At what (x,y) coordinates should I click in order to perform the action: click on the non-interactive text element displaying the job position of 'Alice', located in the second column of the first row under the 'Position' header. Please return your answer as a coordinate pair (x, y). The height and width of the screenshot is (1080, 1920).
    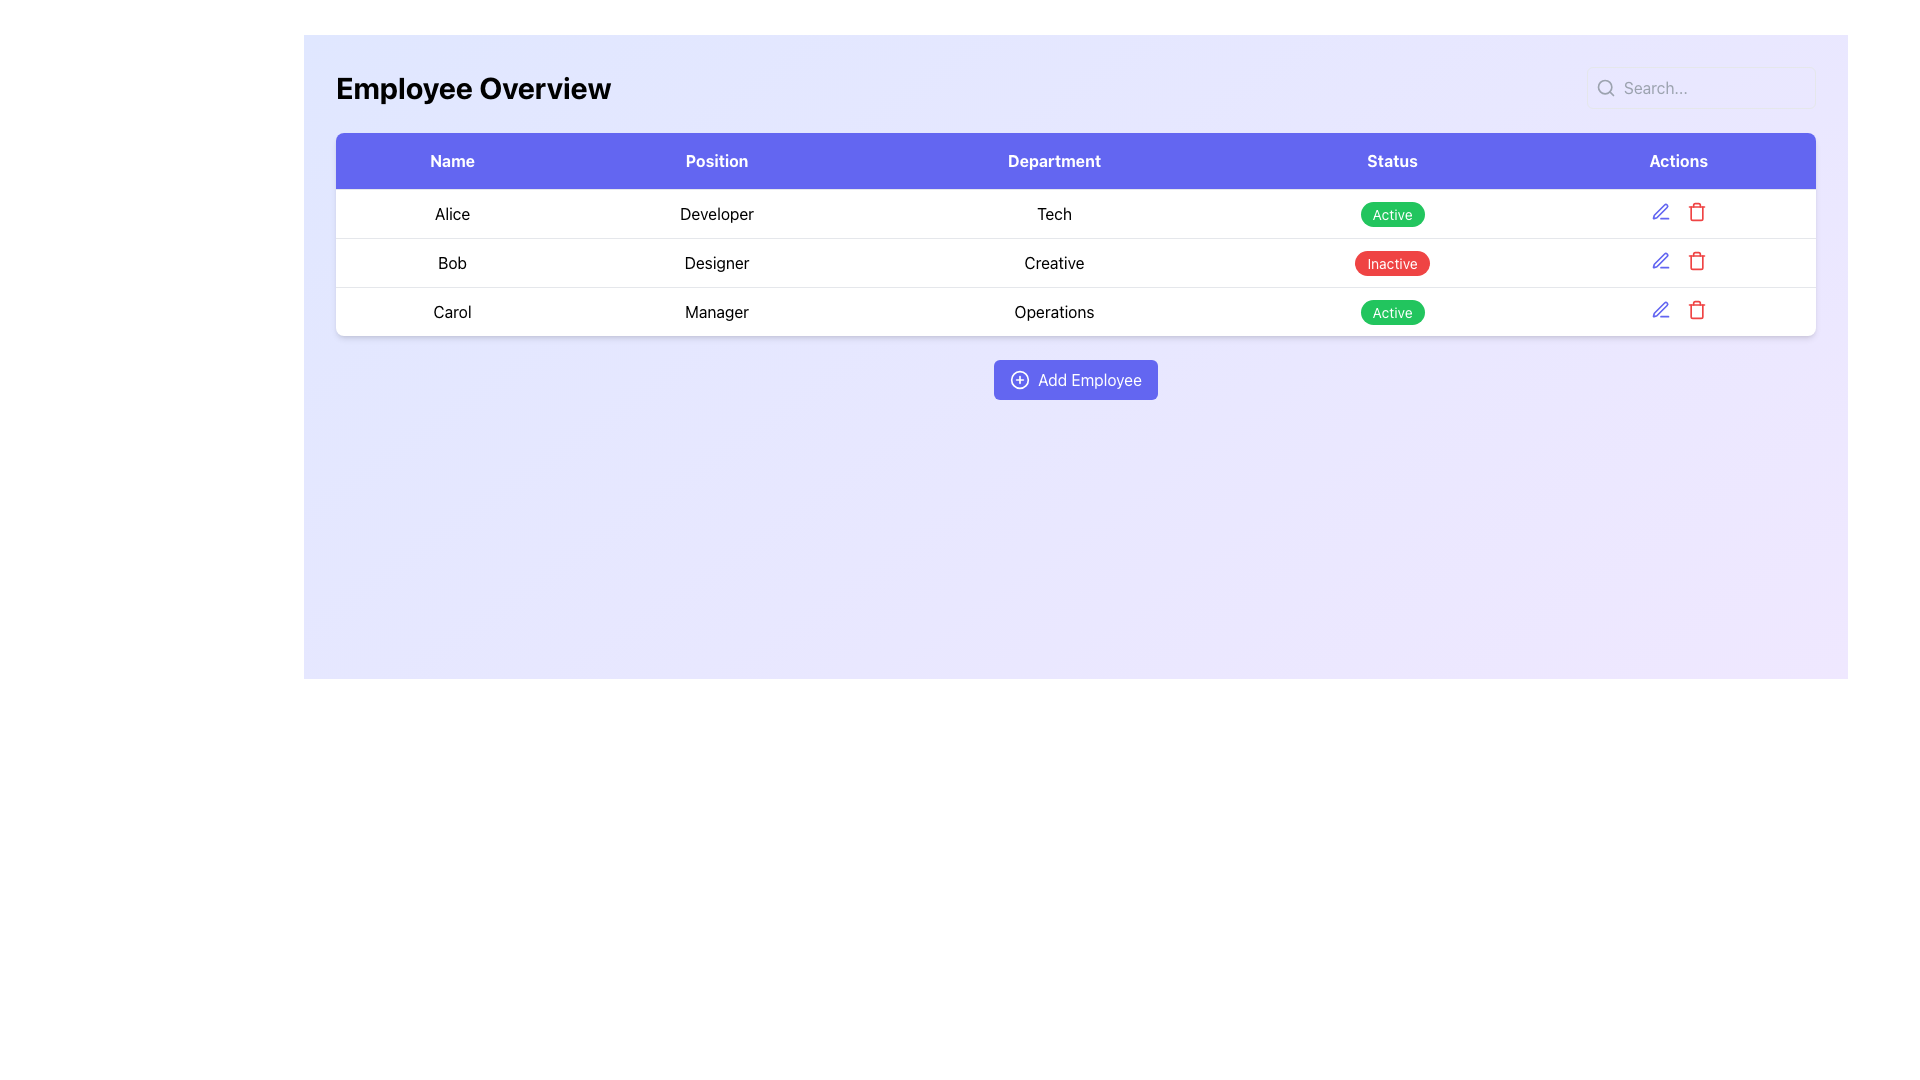
    Looking at the image, I should click on (717, 213).